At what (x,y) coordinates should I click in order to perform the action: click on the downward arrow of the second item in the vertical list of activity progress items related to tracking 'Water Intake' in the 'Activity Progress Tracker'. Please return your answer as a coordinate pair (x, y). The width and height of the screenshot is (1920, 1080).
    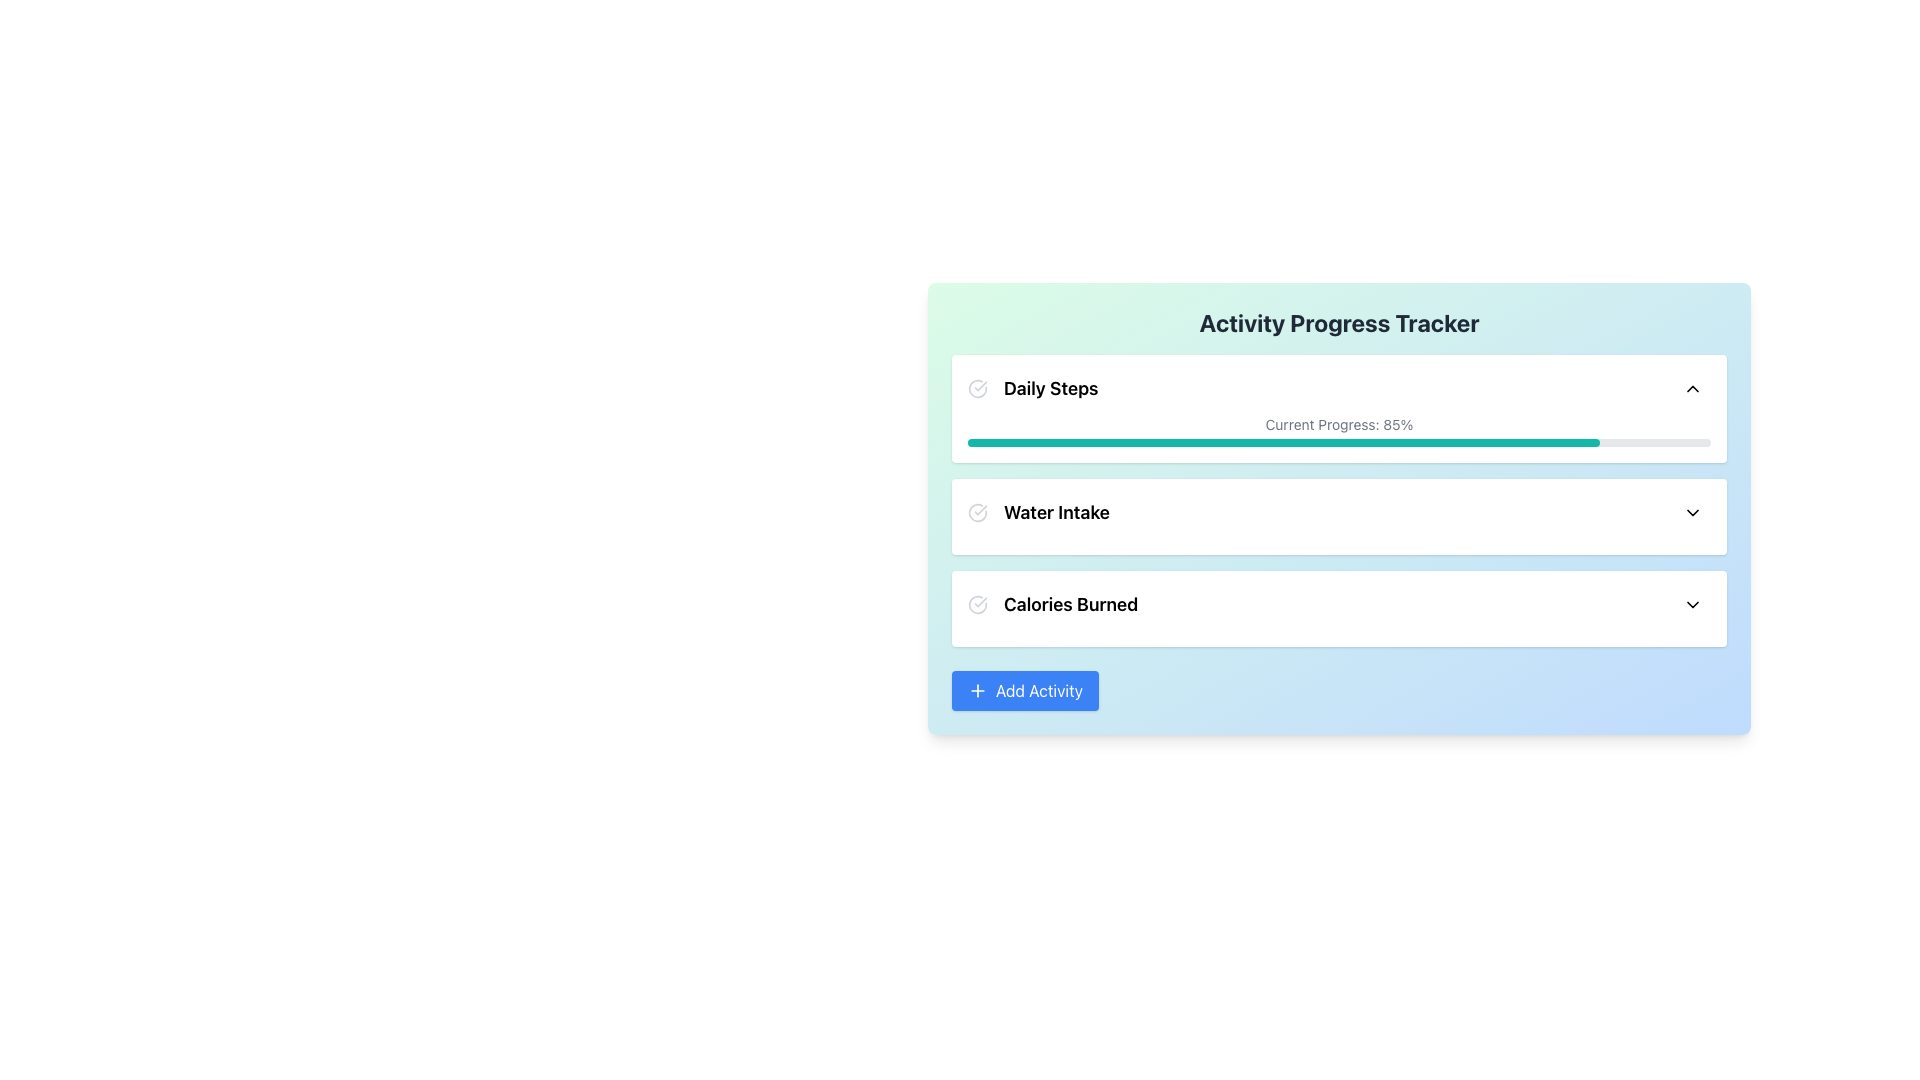
    Looking at the image, I should click on (1339, 512).